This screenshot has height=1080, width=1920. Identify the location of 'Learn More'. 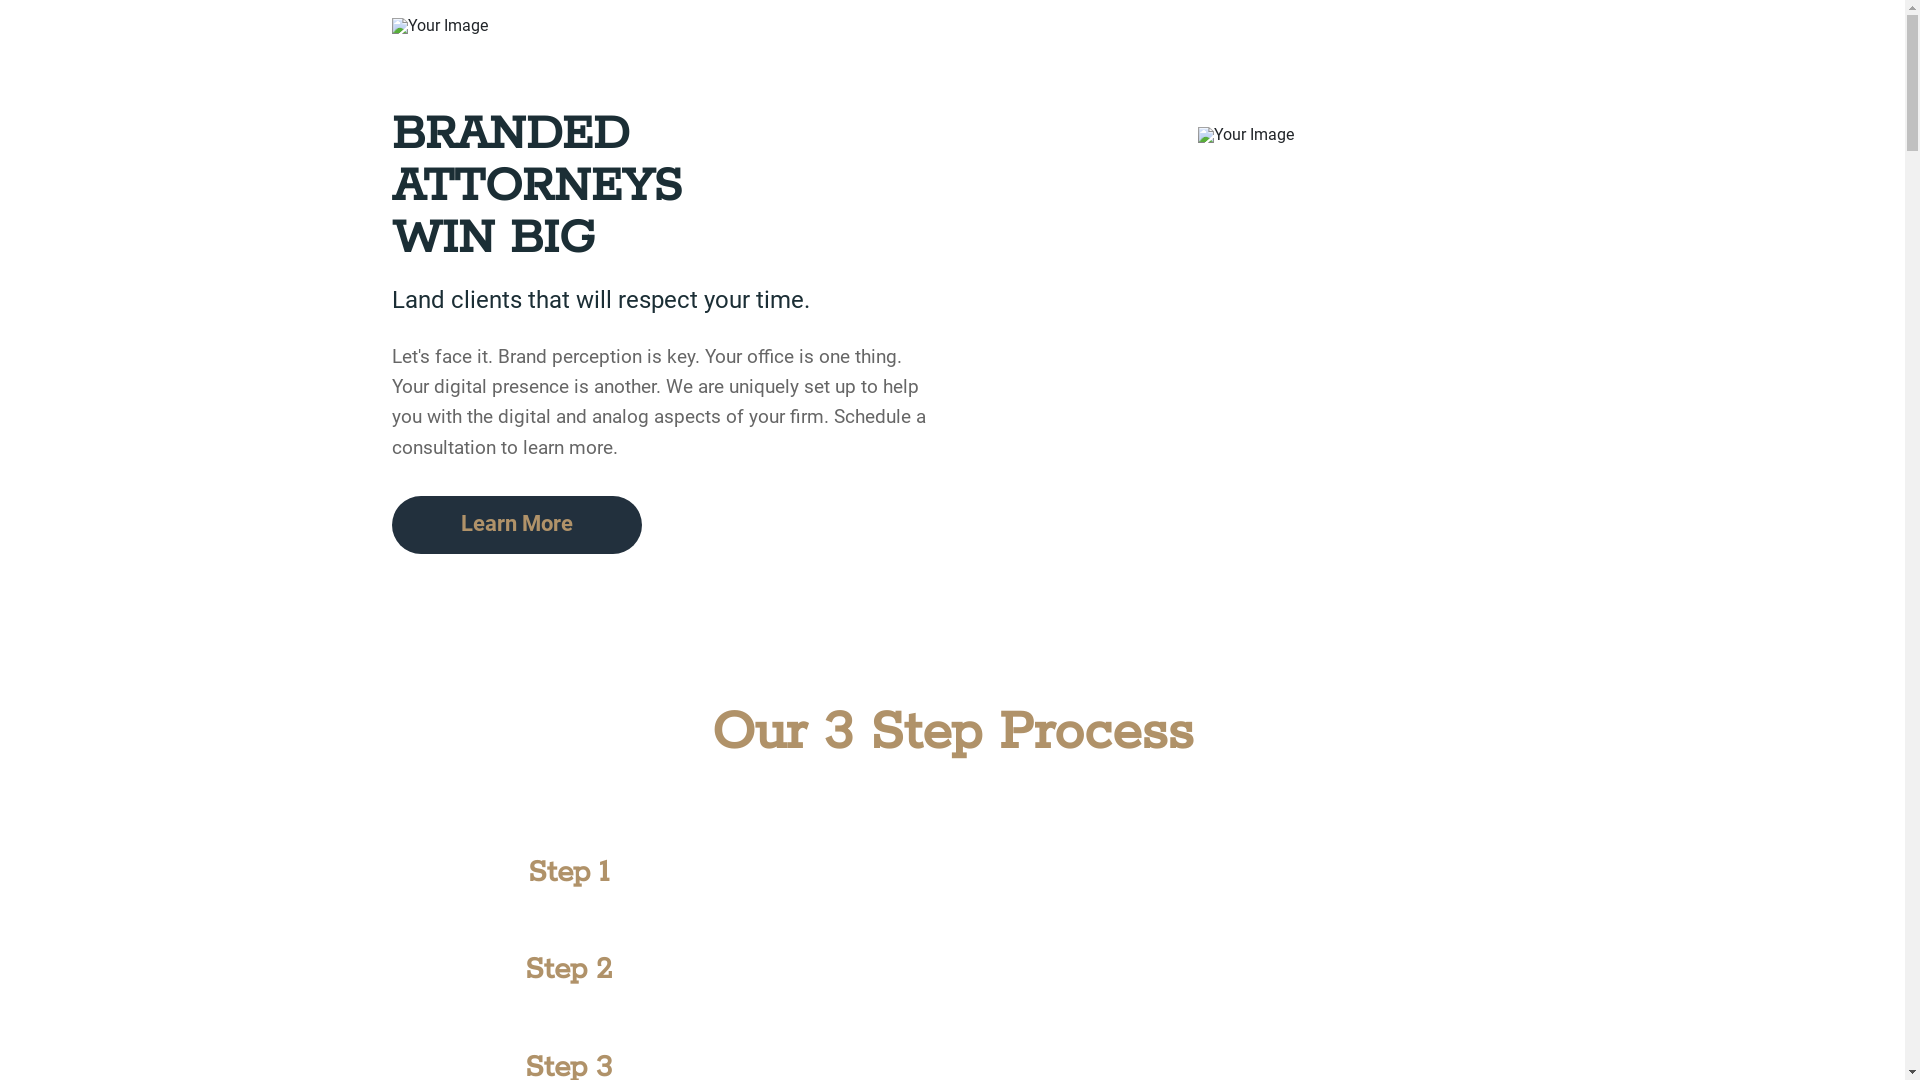
(517, 523).